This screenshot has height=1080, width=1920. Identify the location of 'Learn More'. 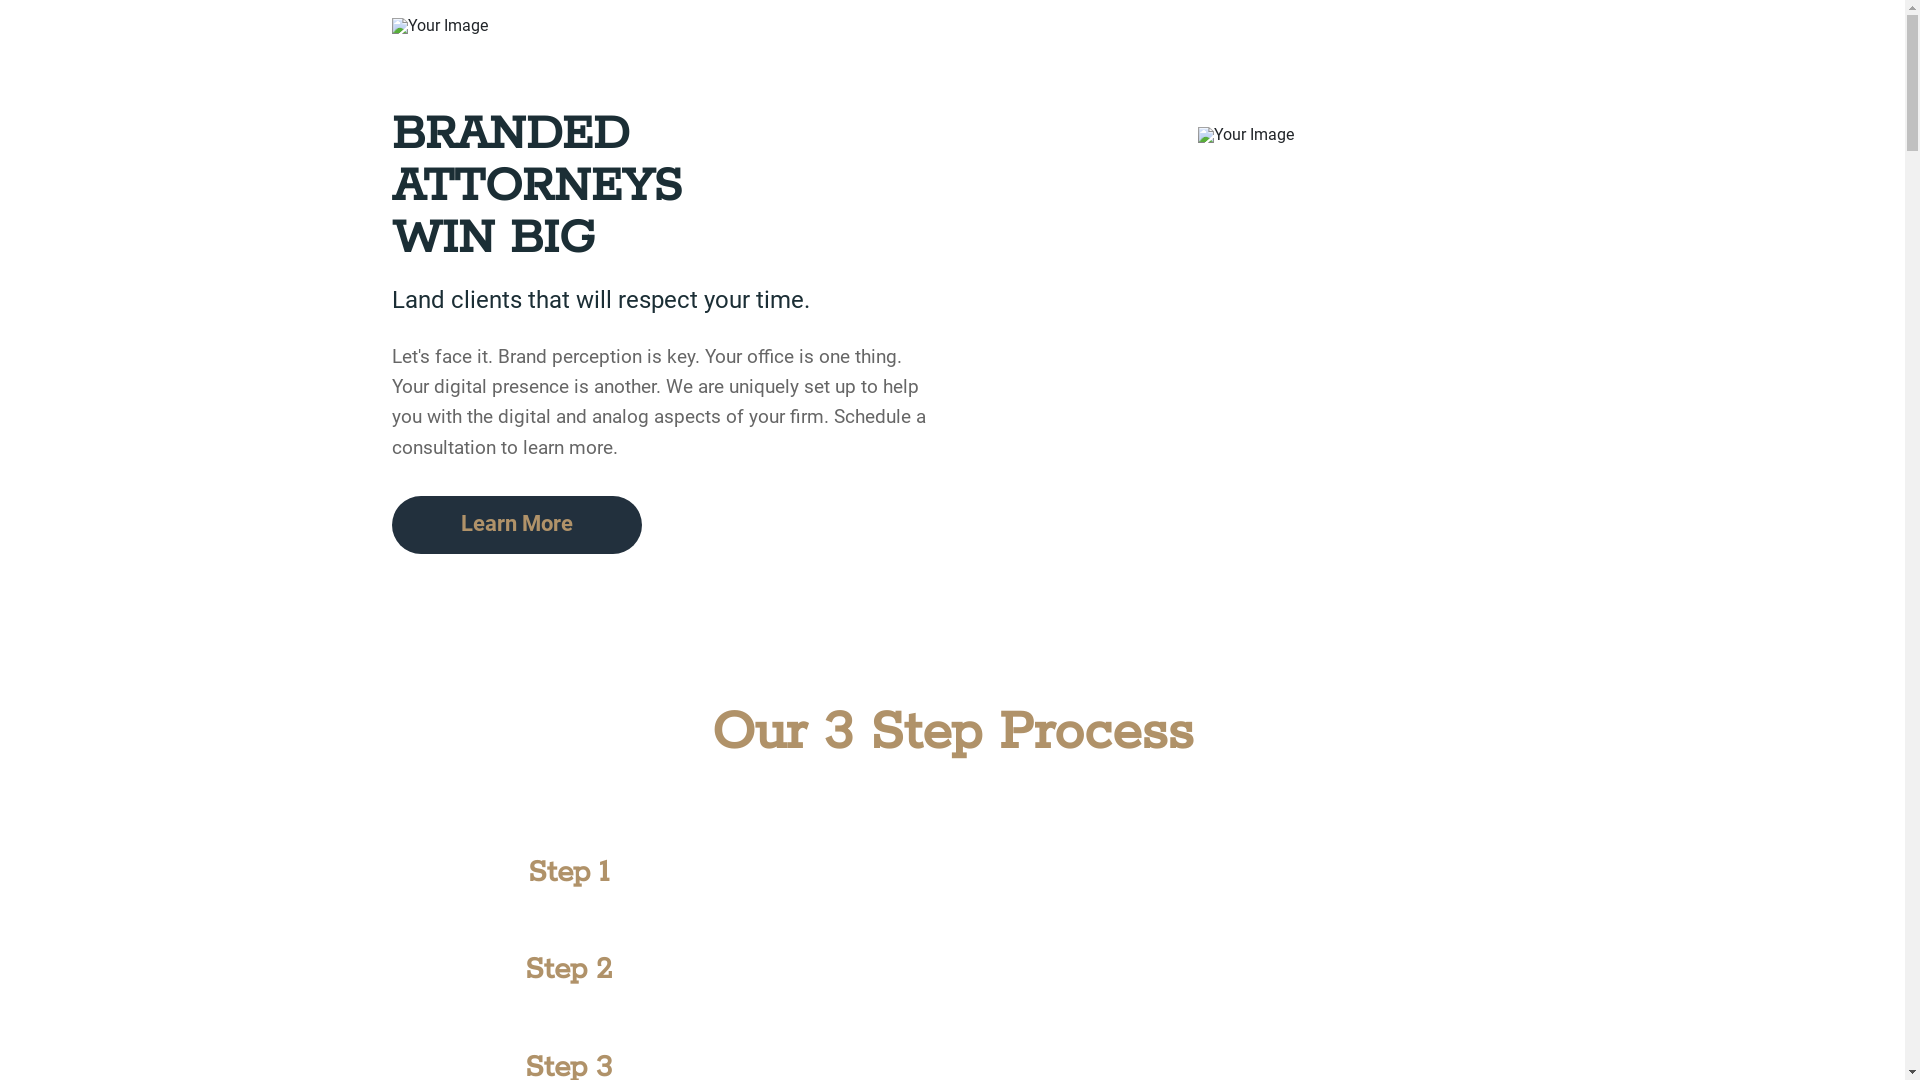
(517, 523).